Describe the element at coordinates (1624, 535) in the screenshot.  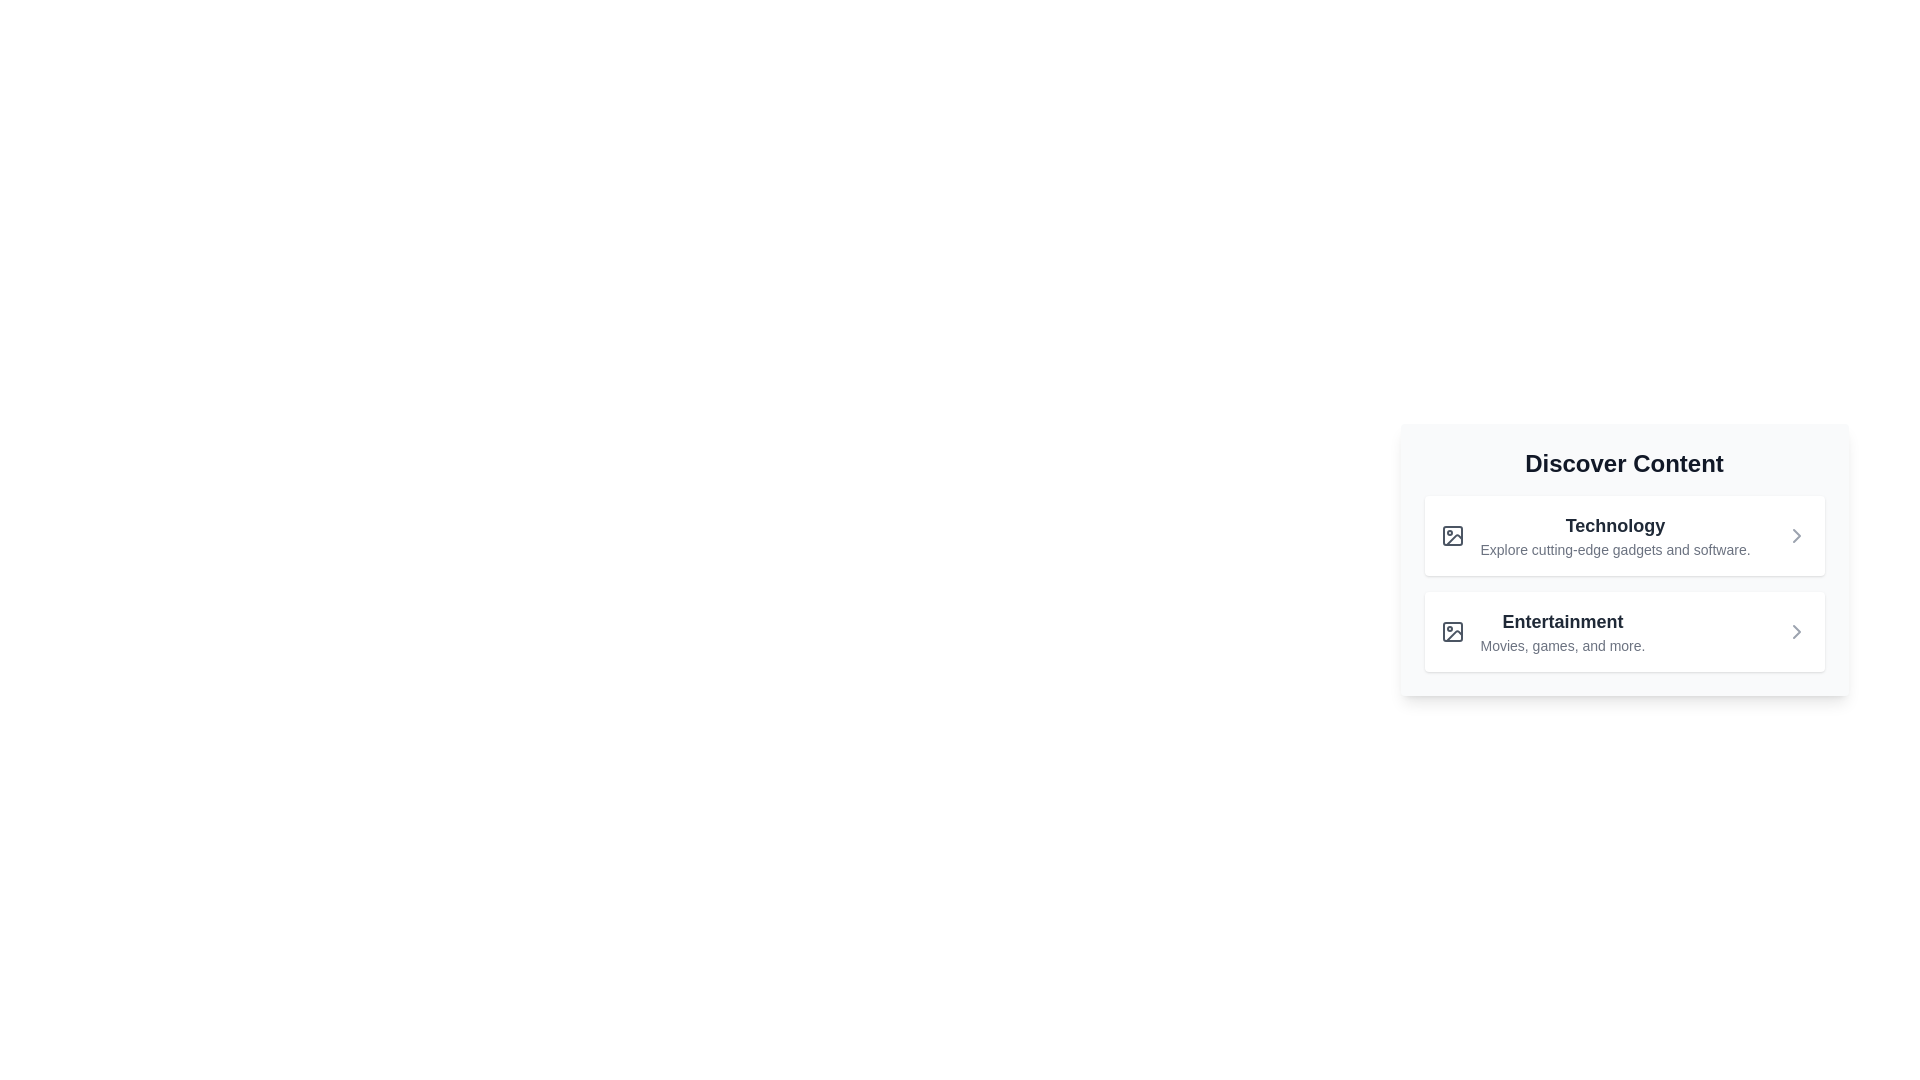
I see `the first card in the list that serves as a navigation point for technology and gadgets` at that location.